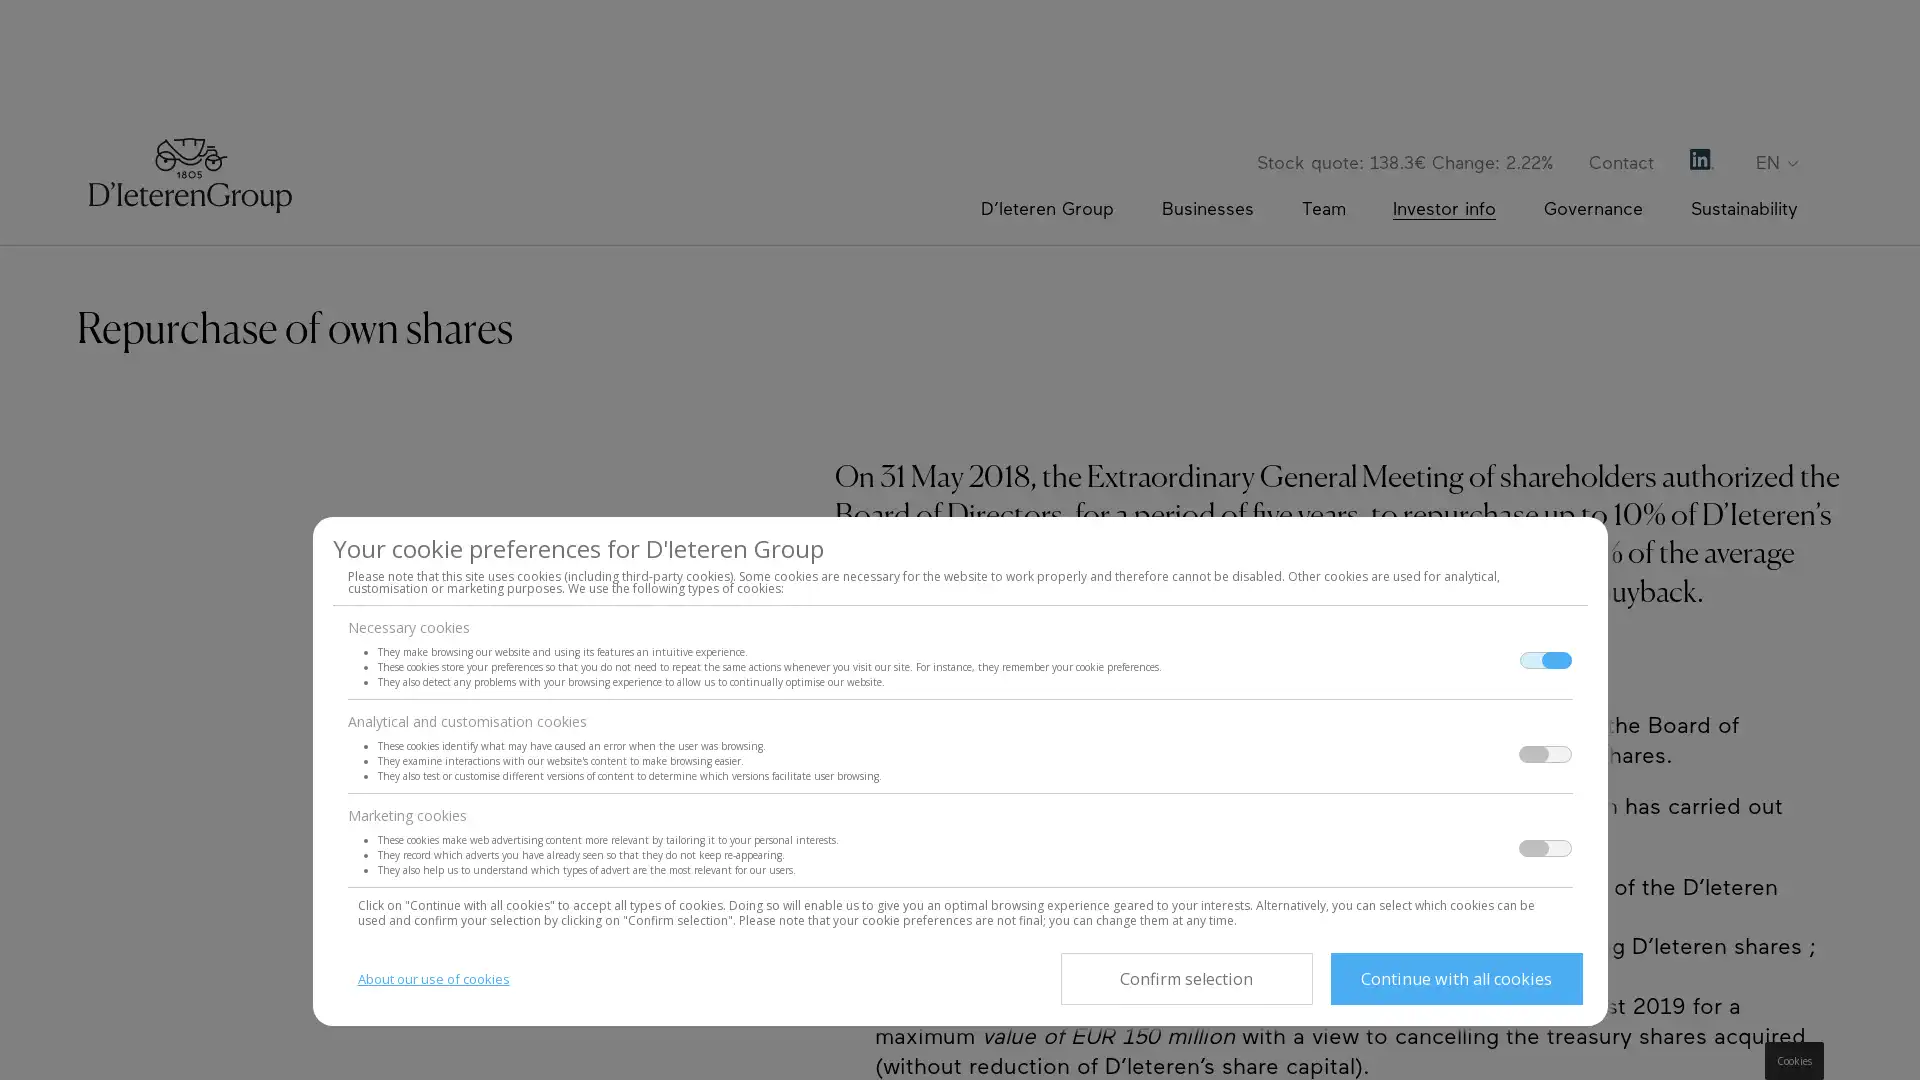  Describe the element at coordinates (1185, 978) in the screenshot. I see `Save Consent Preferences` at that location.